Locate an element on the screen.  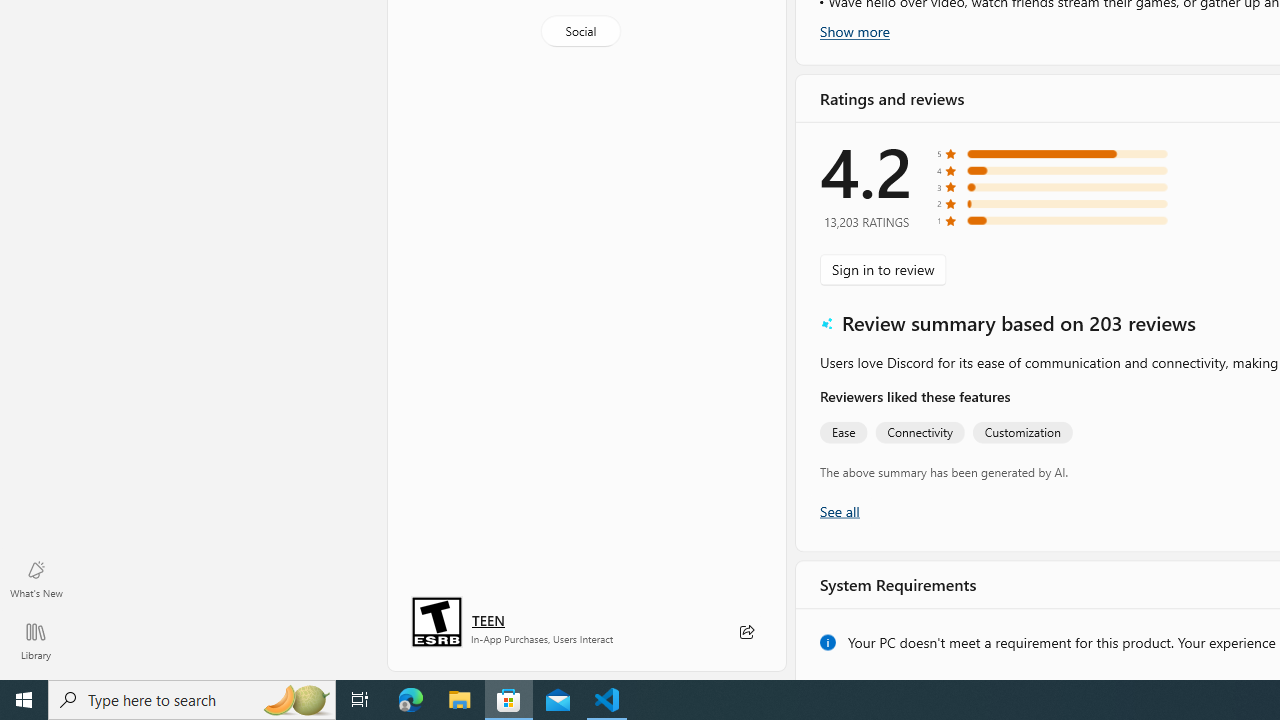
'Sign in to review' is located at coordinates (882, 268).